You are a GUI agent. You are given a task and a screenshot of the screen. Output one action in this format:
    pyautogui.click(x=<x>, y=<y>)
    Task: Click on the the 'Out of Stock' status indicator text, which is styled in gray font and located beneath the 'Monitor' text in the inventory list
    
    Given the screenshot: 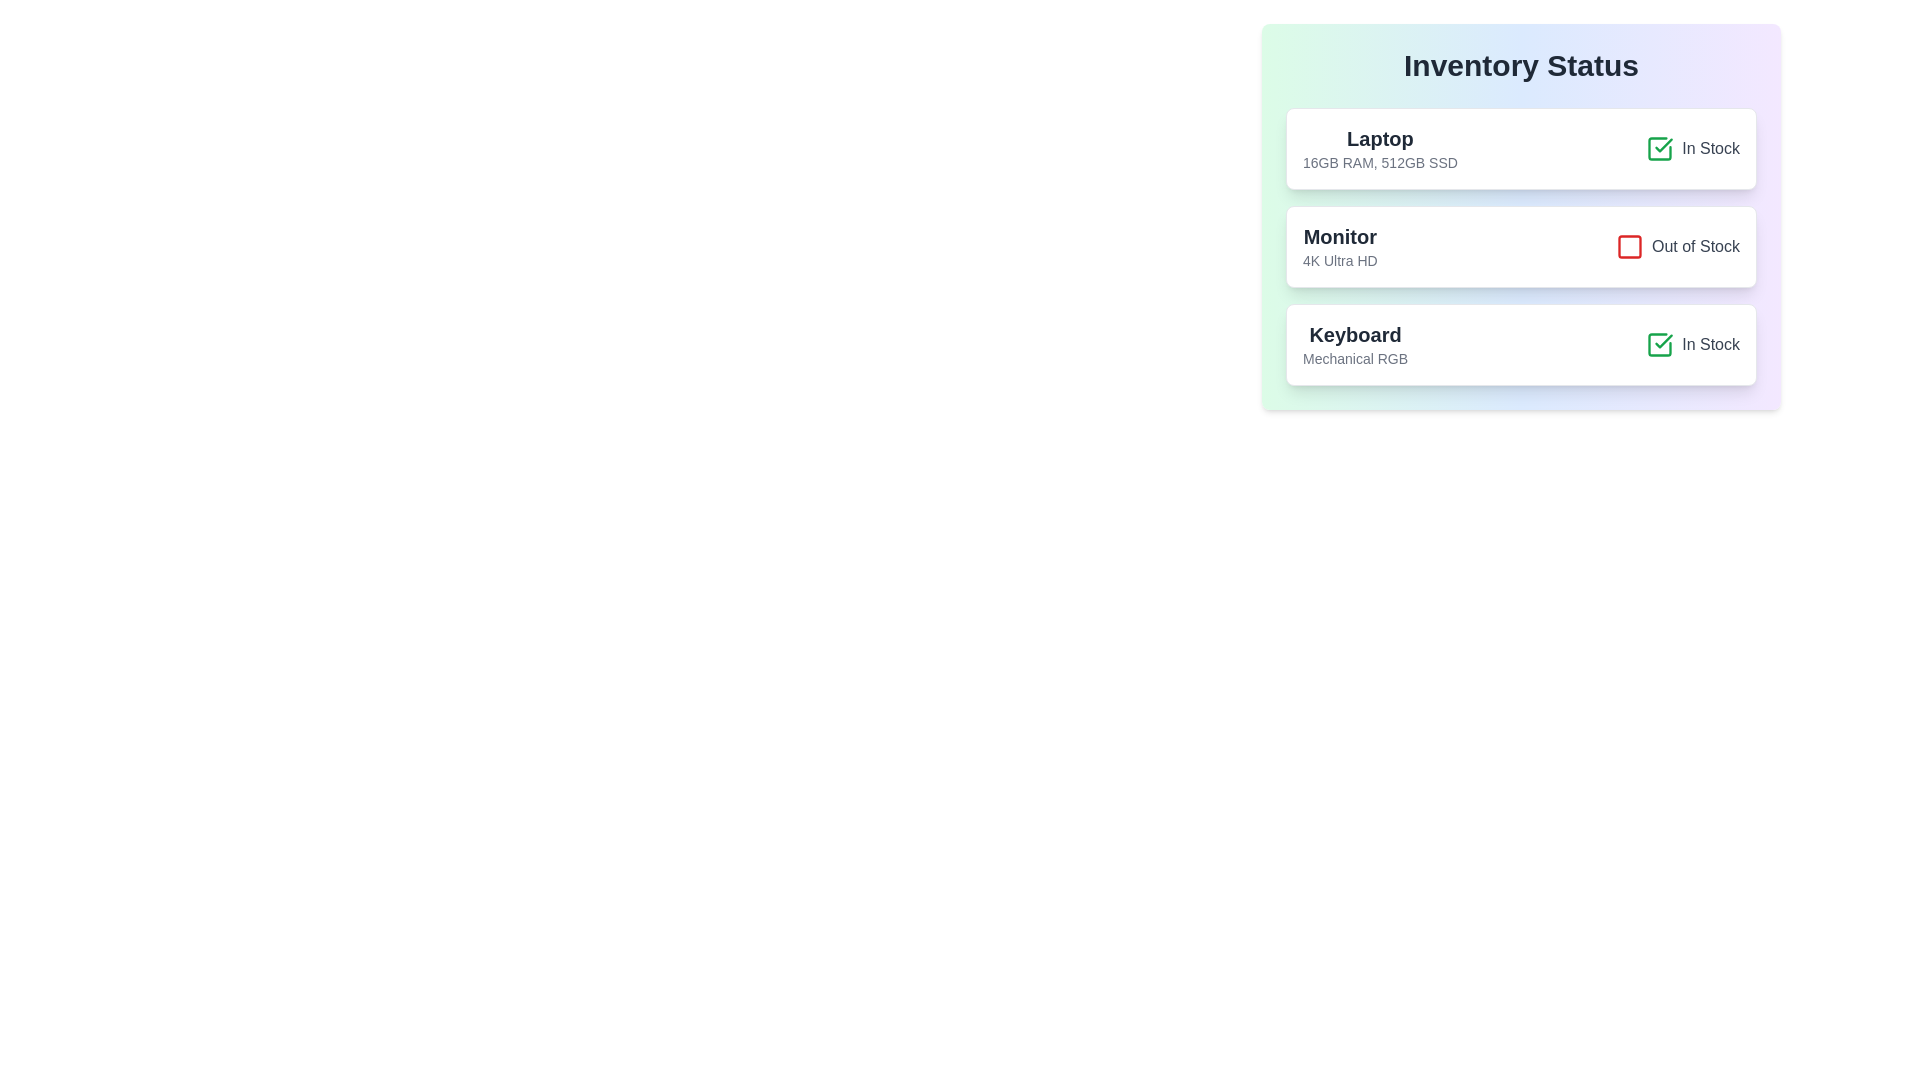 What is the action you would take?
    pyautogui.click(x=1677, y=245)
    